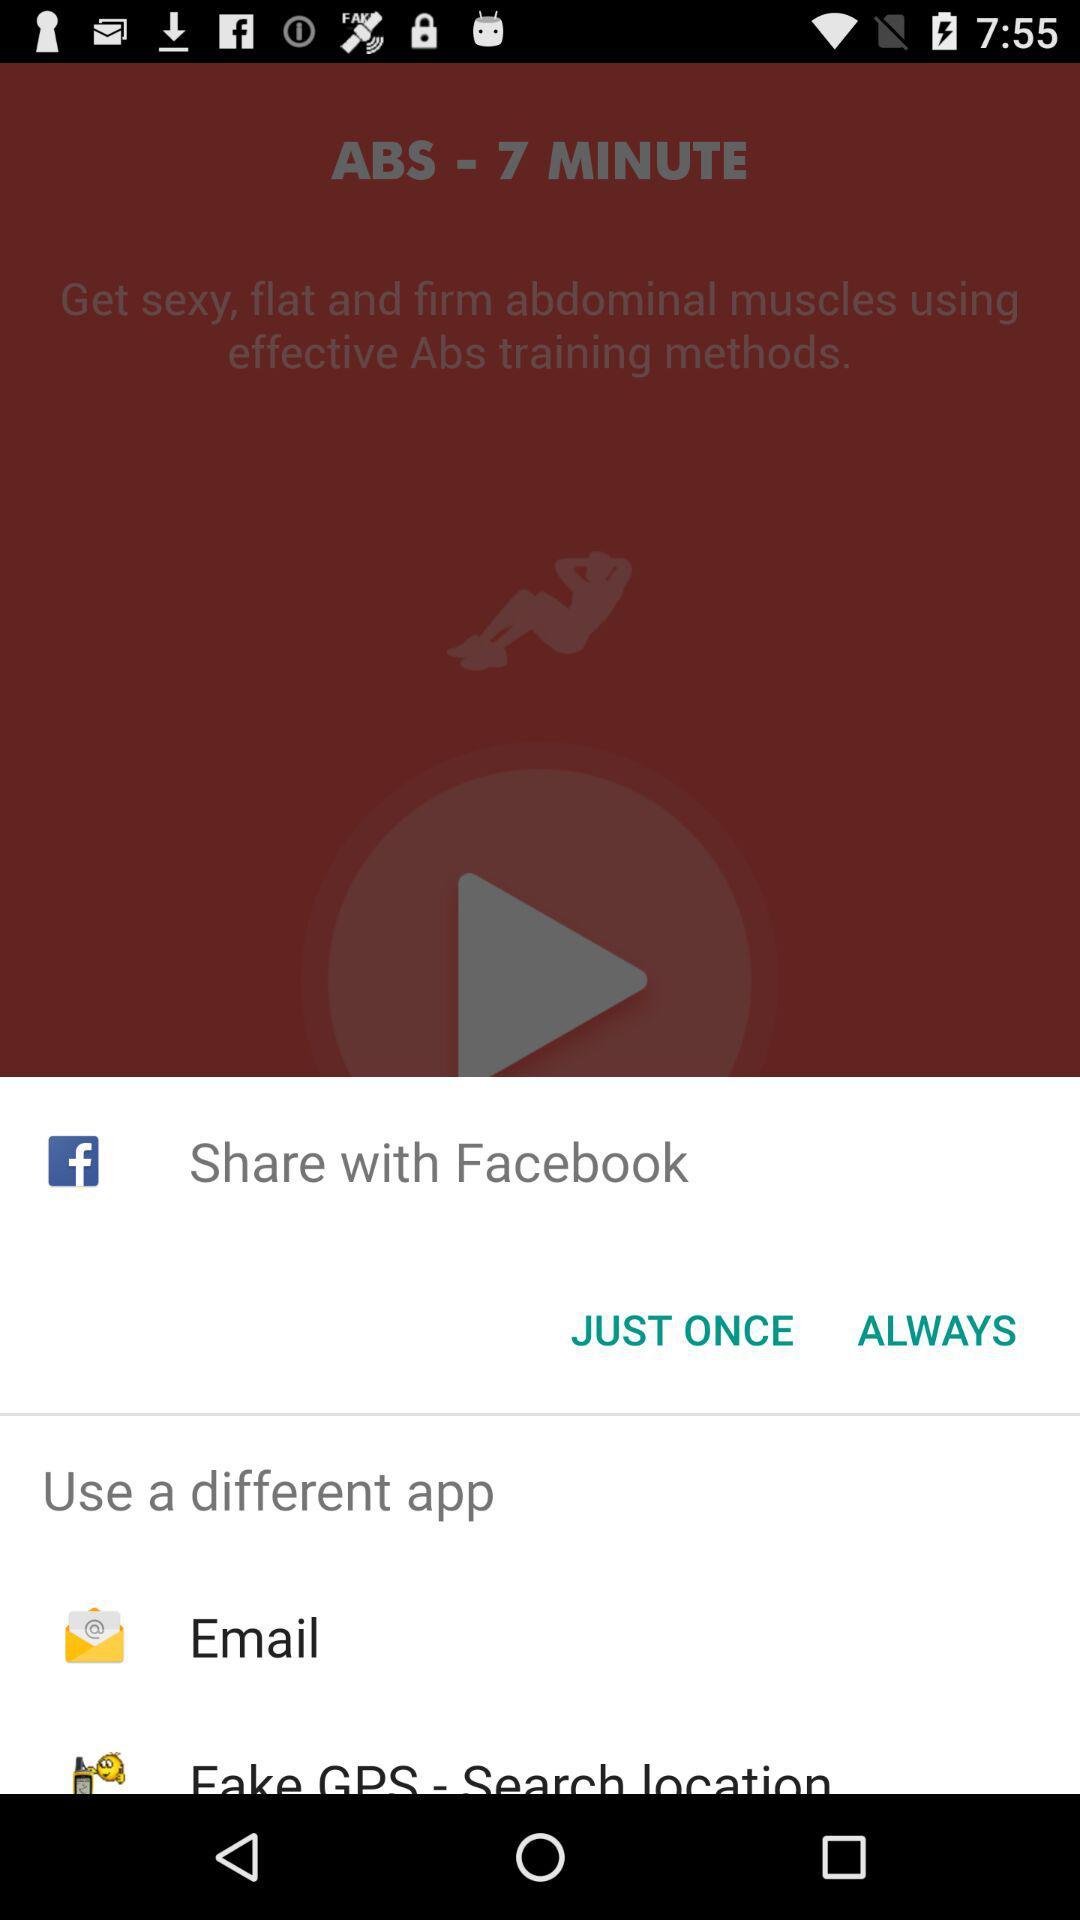 The width and height of the screenshot is (1080, 1920). What do you see at coordinates (937, 1329) in the screenshot?
I see `always at the bottom right corner` at bounding box center [937, 1329].